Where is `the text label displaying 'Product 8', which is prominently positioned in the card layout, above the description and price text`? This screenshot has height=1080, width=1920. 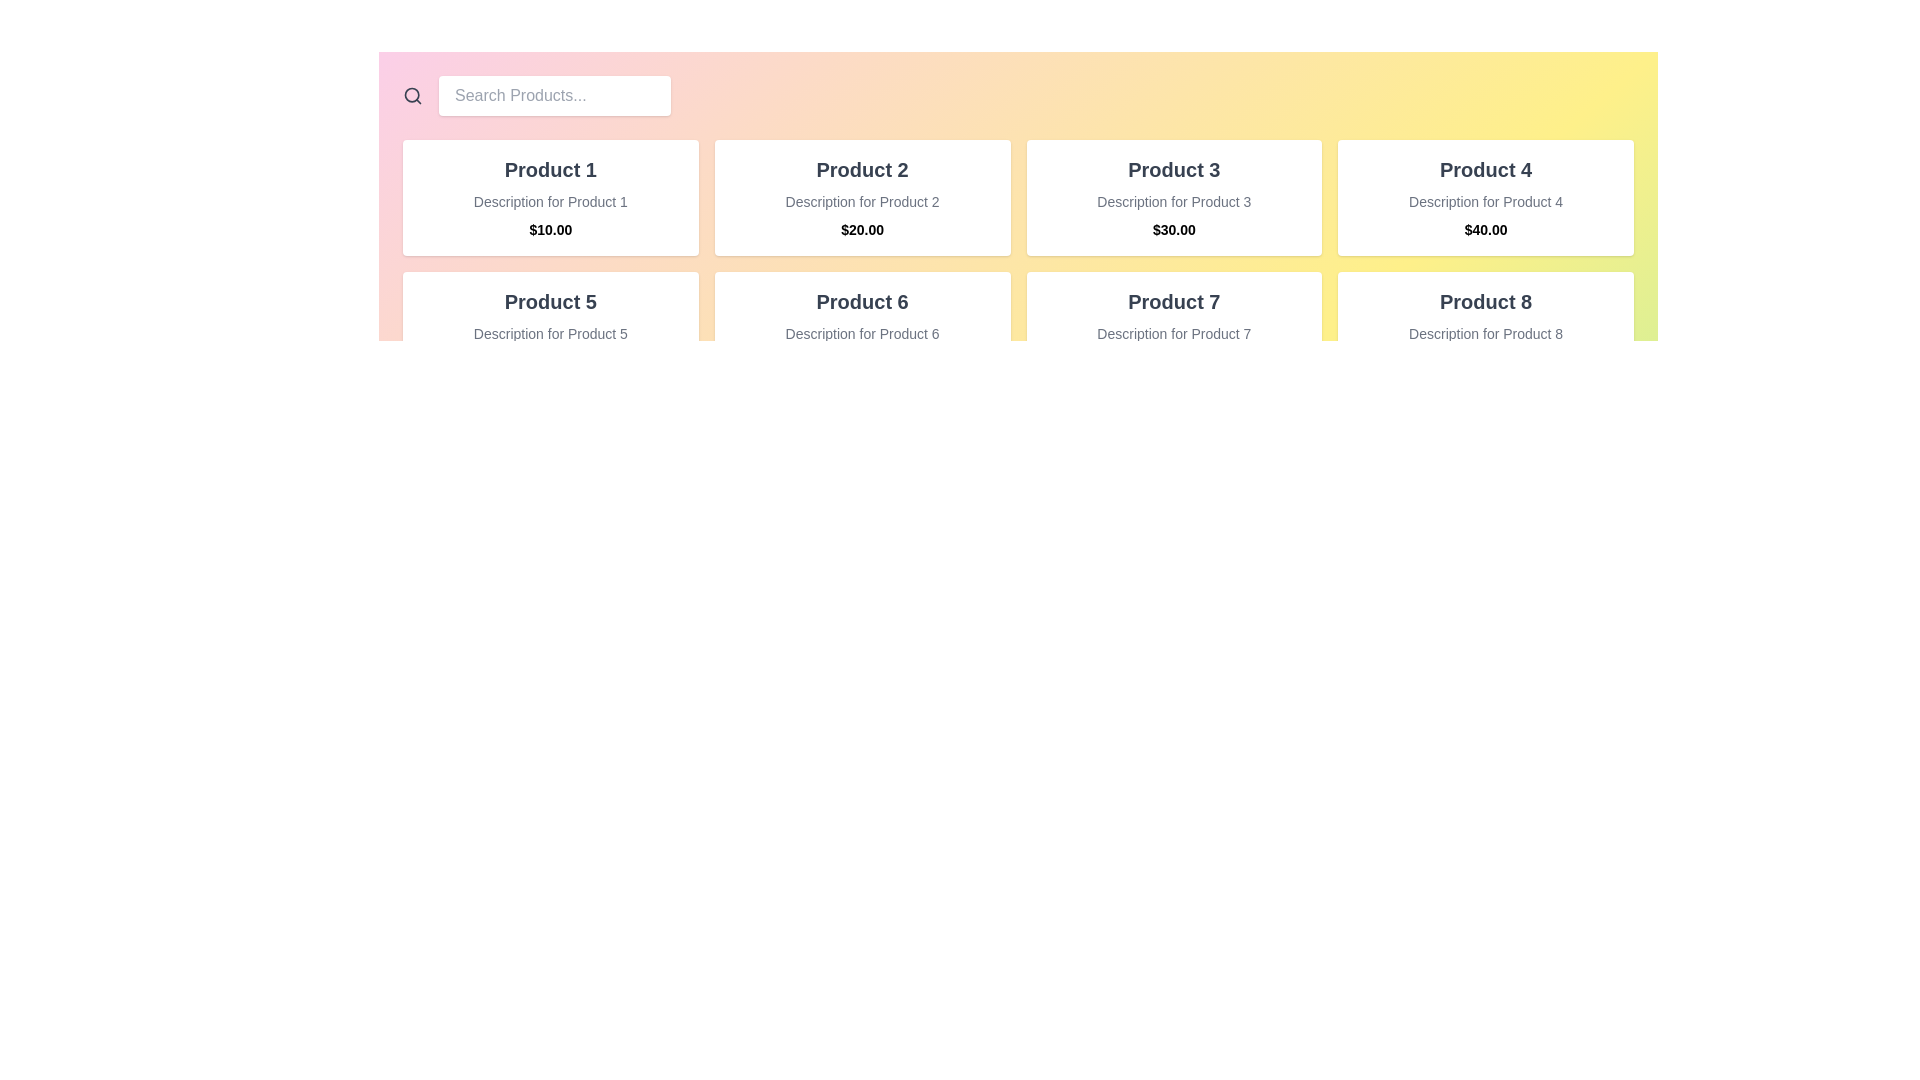
the text label displaying 'Product 8', which is prominently positioned in the card layout, above the description and price text is located at coordinates (1486, 301).